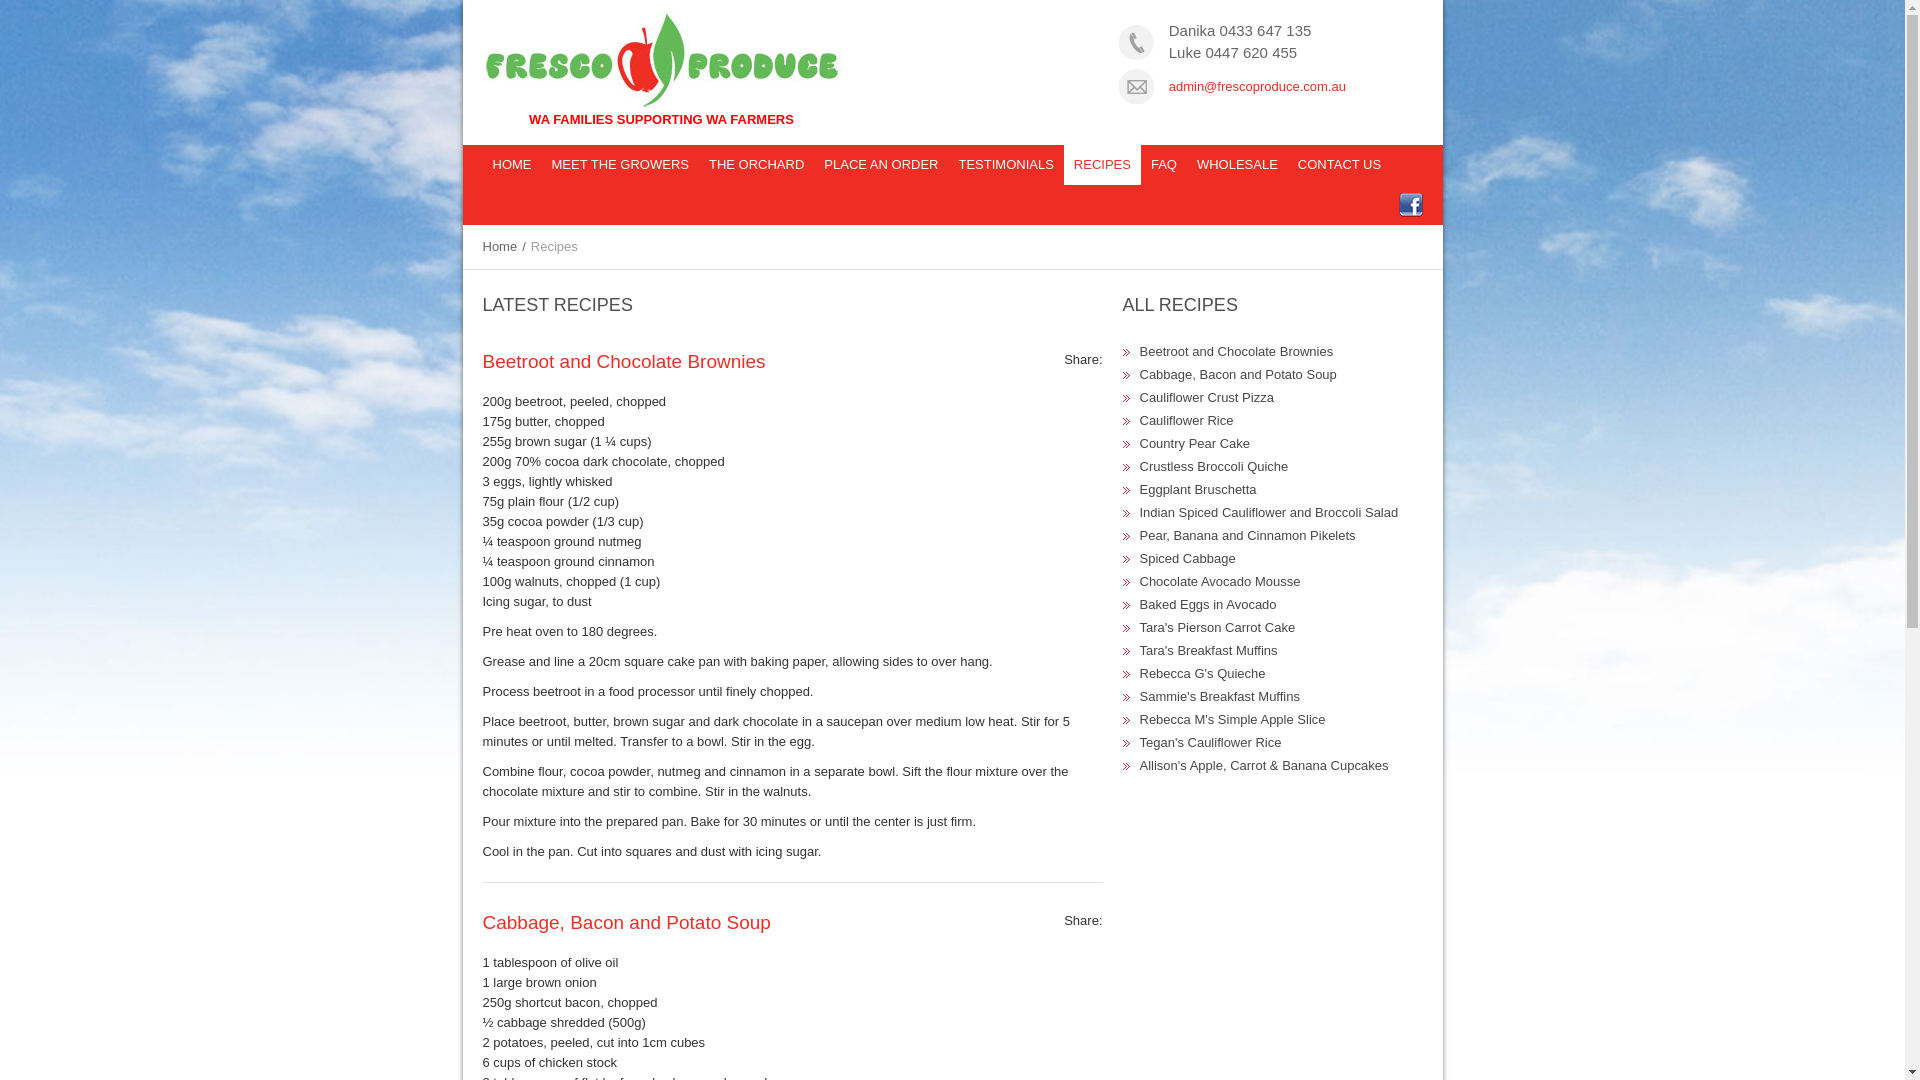 Image resolution: width=1920 pixels, height=1080 pixels. What do you see at coordinates (489, 245) in the screenshot?
I see `'Home'` at bounding box center [489, 245].